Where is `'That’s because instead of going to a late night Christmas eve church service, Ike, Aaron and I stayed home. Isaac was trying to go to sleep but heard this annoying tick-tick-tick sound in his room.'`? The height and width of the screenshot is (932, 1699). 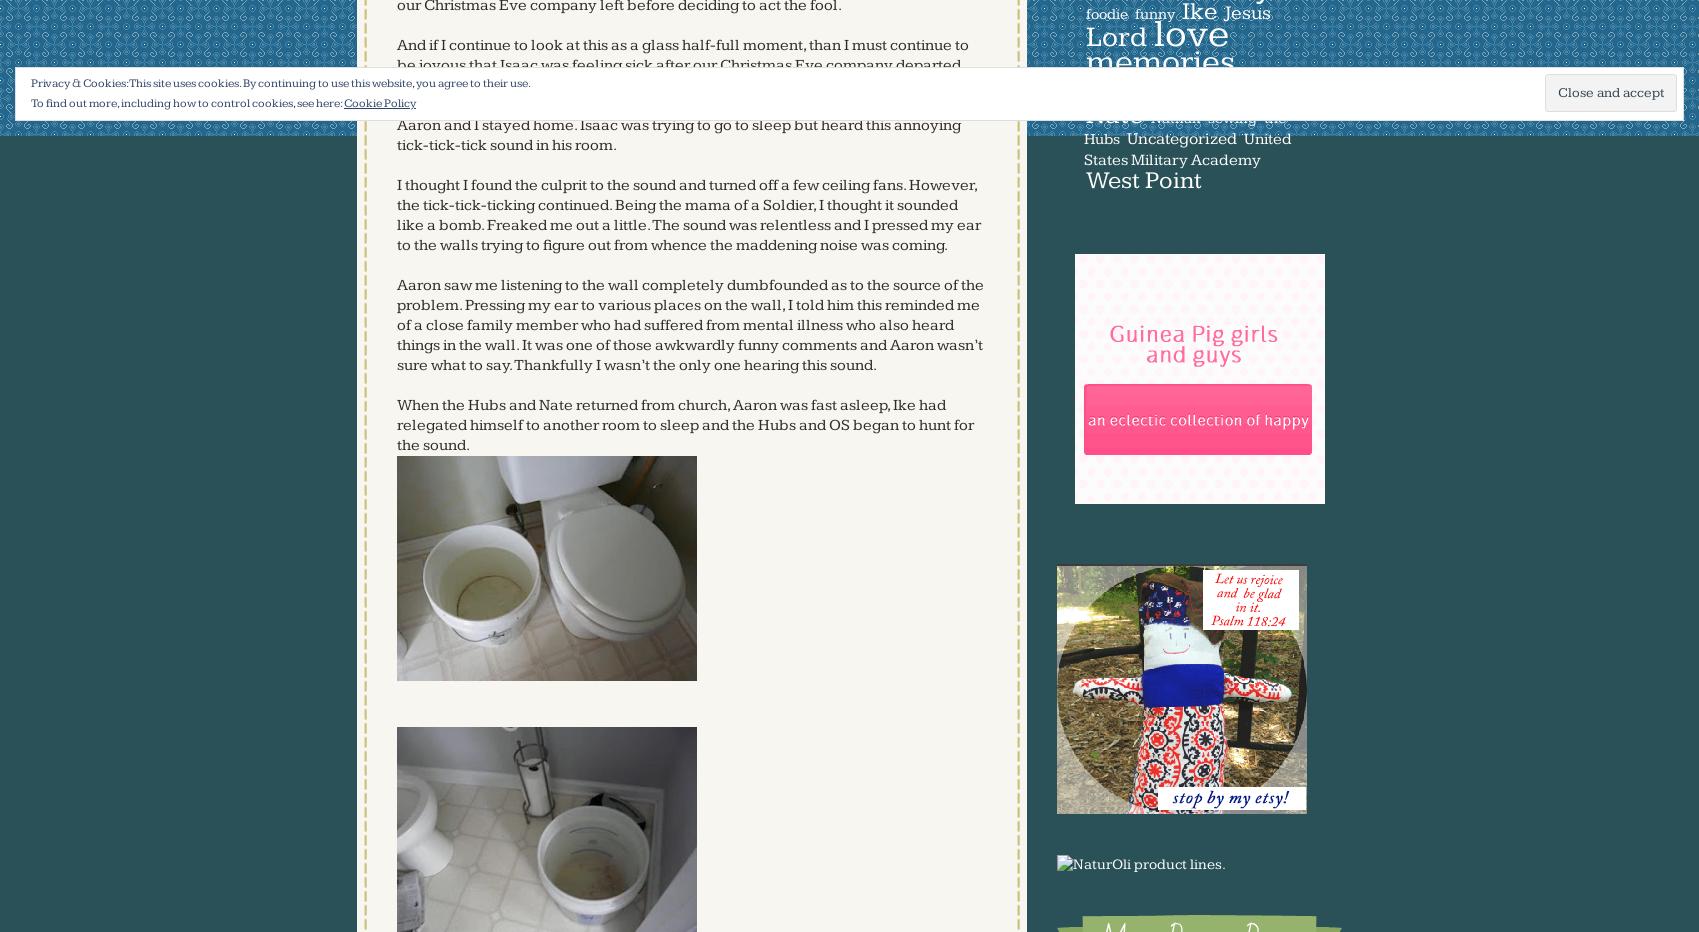 'That’s because instead of going to a late night Christmas eve church service, Ike, Aaron and I stayed home. Isaac was trying to go to sleep but heard this annoying tick-tick-tick sound in his room.' is located at coordinates (678, 124).